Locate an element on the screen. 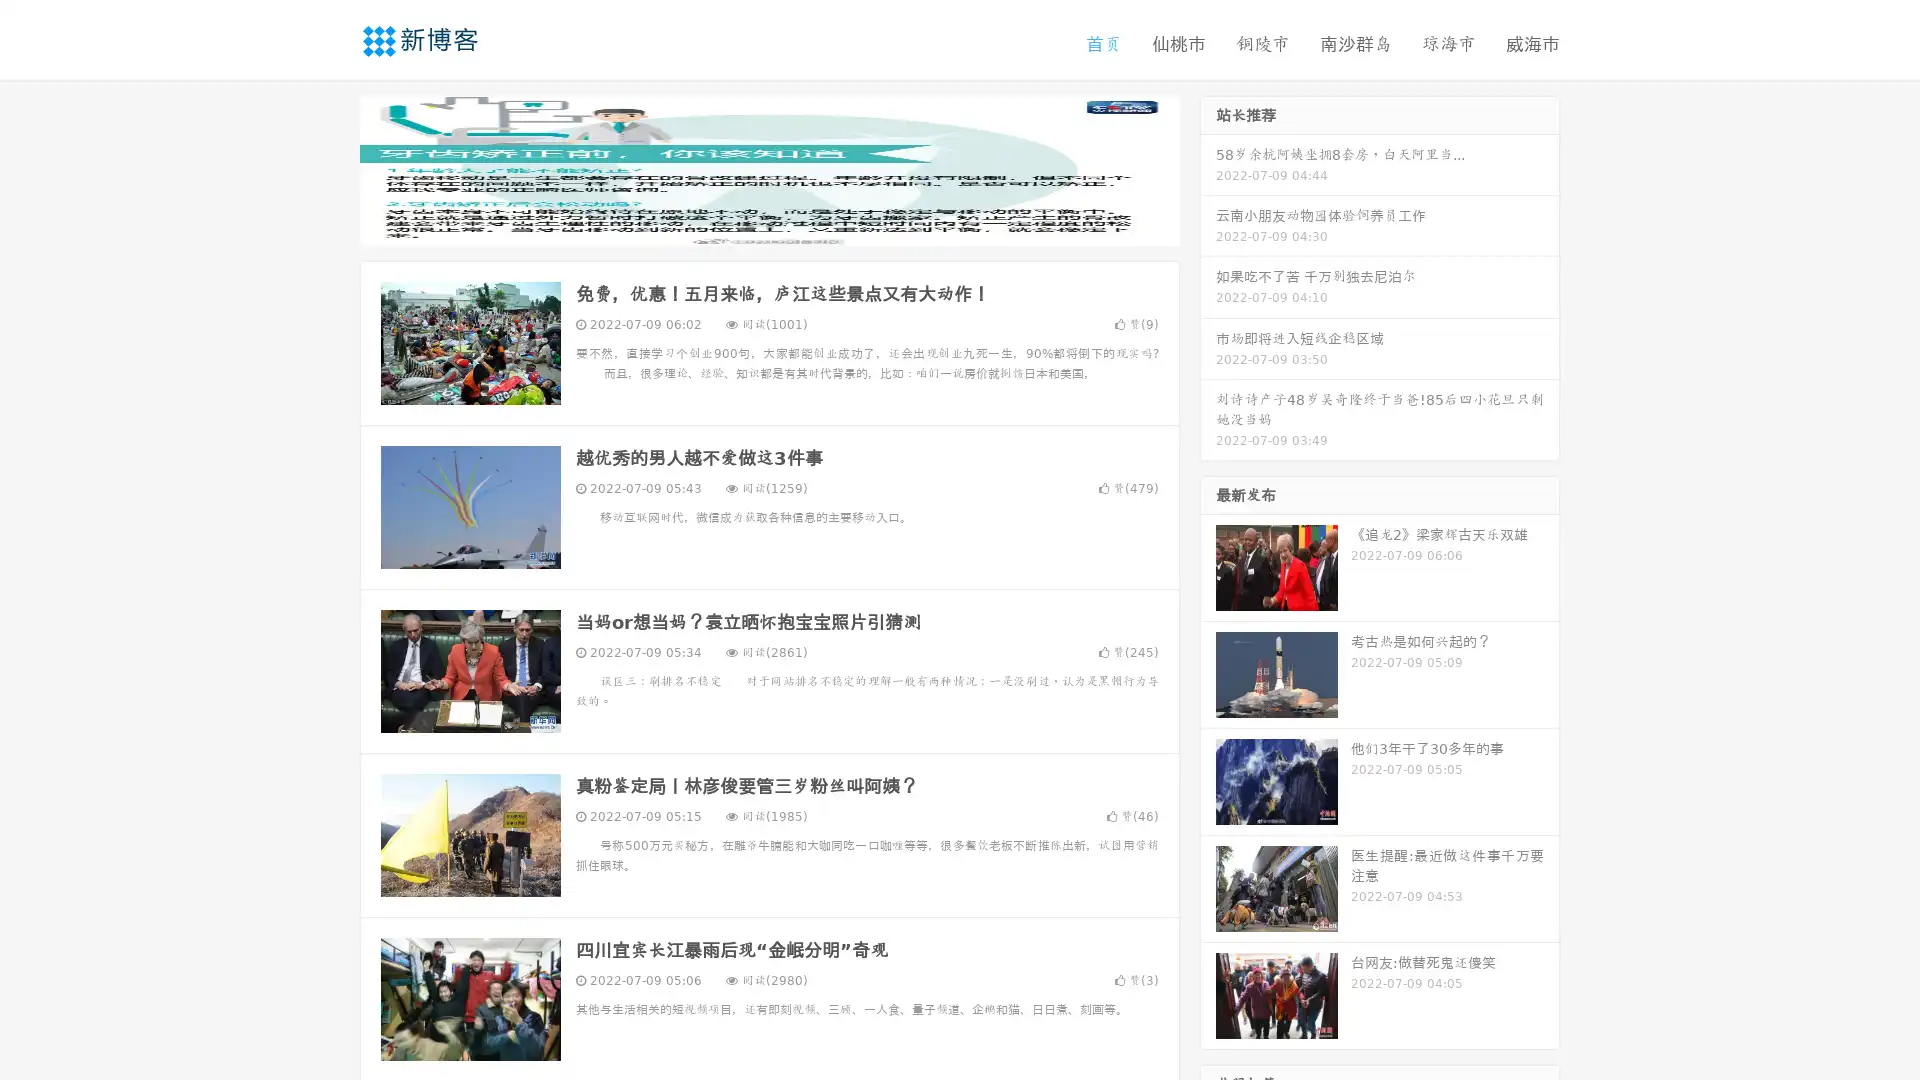 Image resolution: width=1920 pixels, height=1080 pixels. Next slide is located at coordinates (1208, 168).